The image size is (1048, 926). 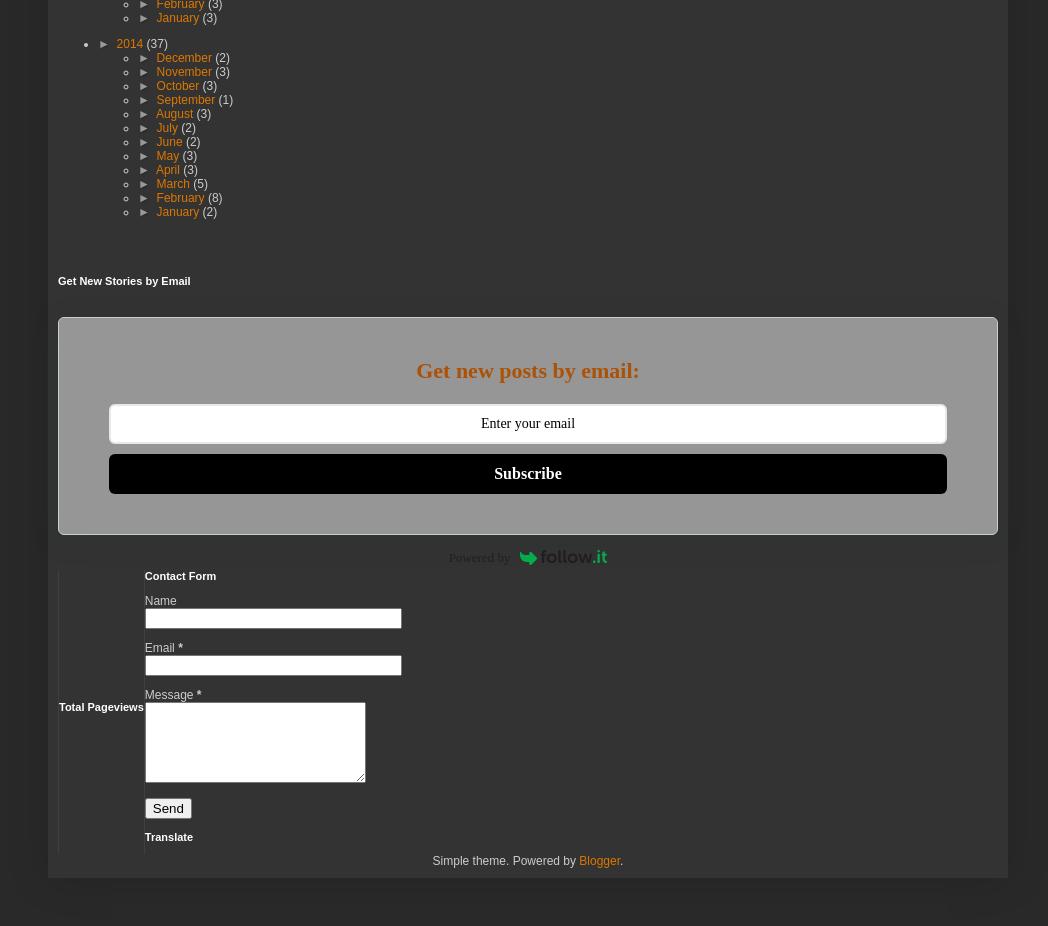 I want to click on 'November', so click(x=184, y=71).